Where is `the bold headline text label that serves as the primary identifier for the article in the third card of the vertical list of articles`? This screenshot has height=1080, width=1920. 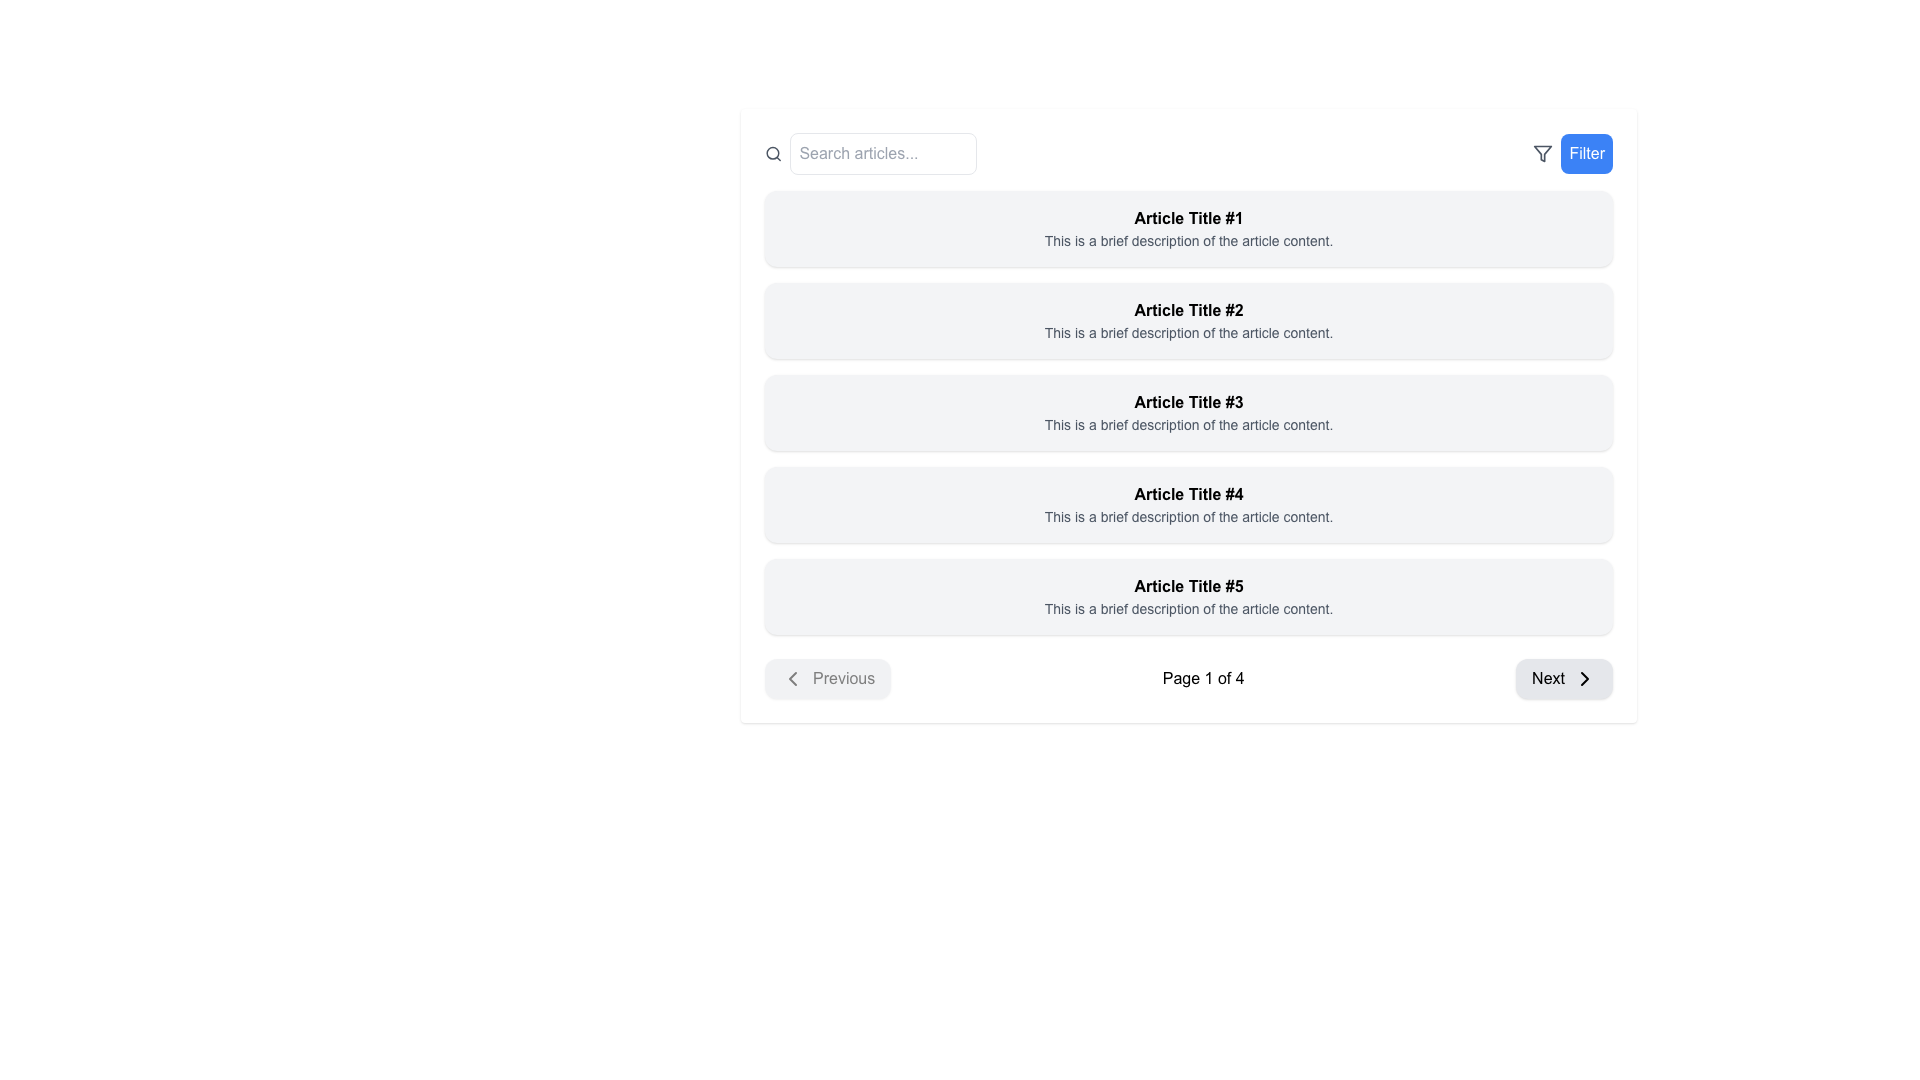
the bold headline text label that serves as the primary identifier for the article in the third card of the vertical list of articles is located at coordinates (1189, 402).